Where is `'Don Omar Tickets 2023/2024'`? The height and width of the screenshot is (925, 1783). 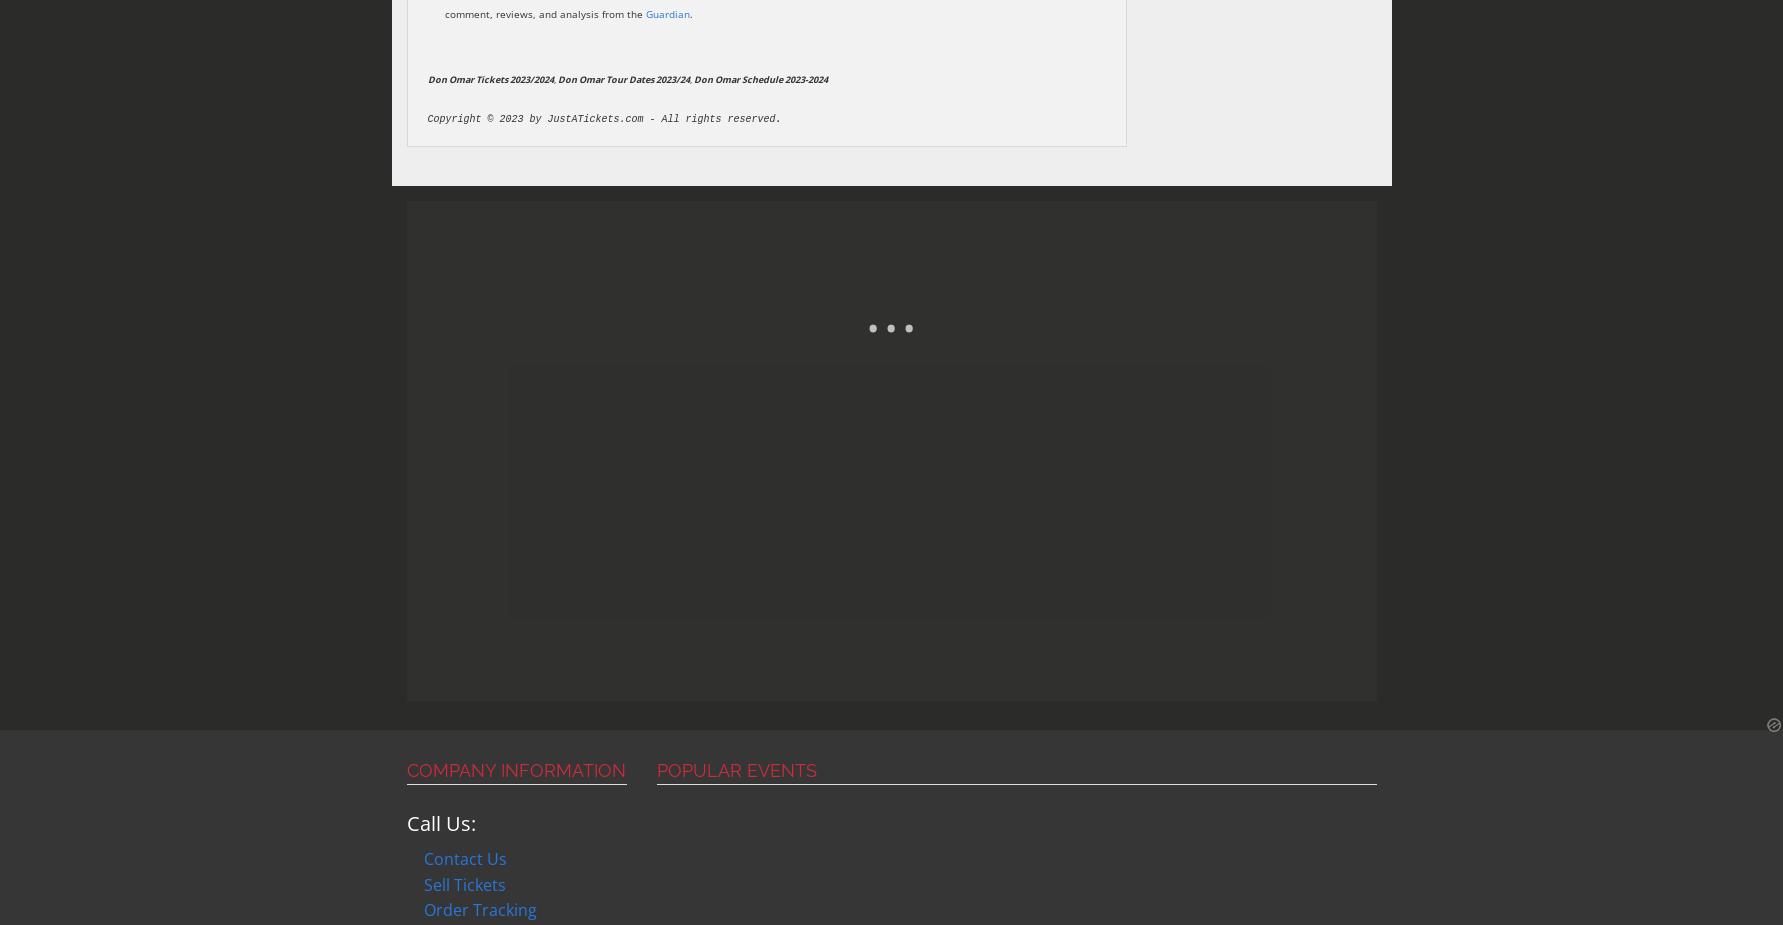 'Don Omar Tickets 2023/2024' is located at coordinates (489, 77).